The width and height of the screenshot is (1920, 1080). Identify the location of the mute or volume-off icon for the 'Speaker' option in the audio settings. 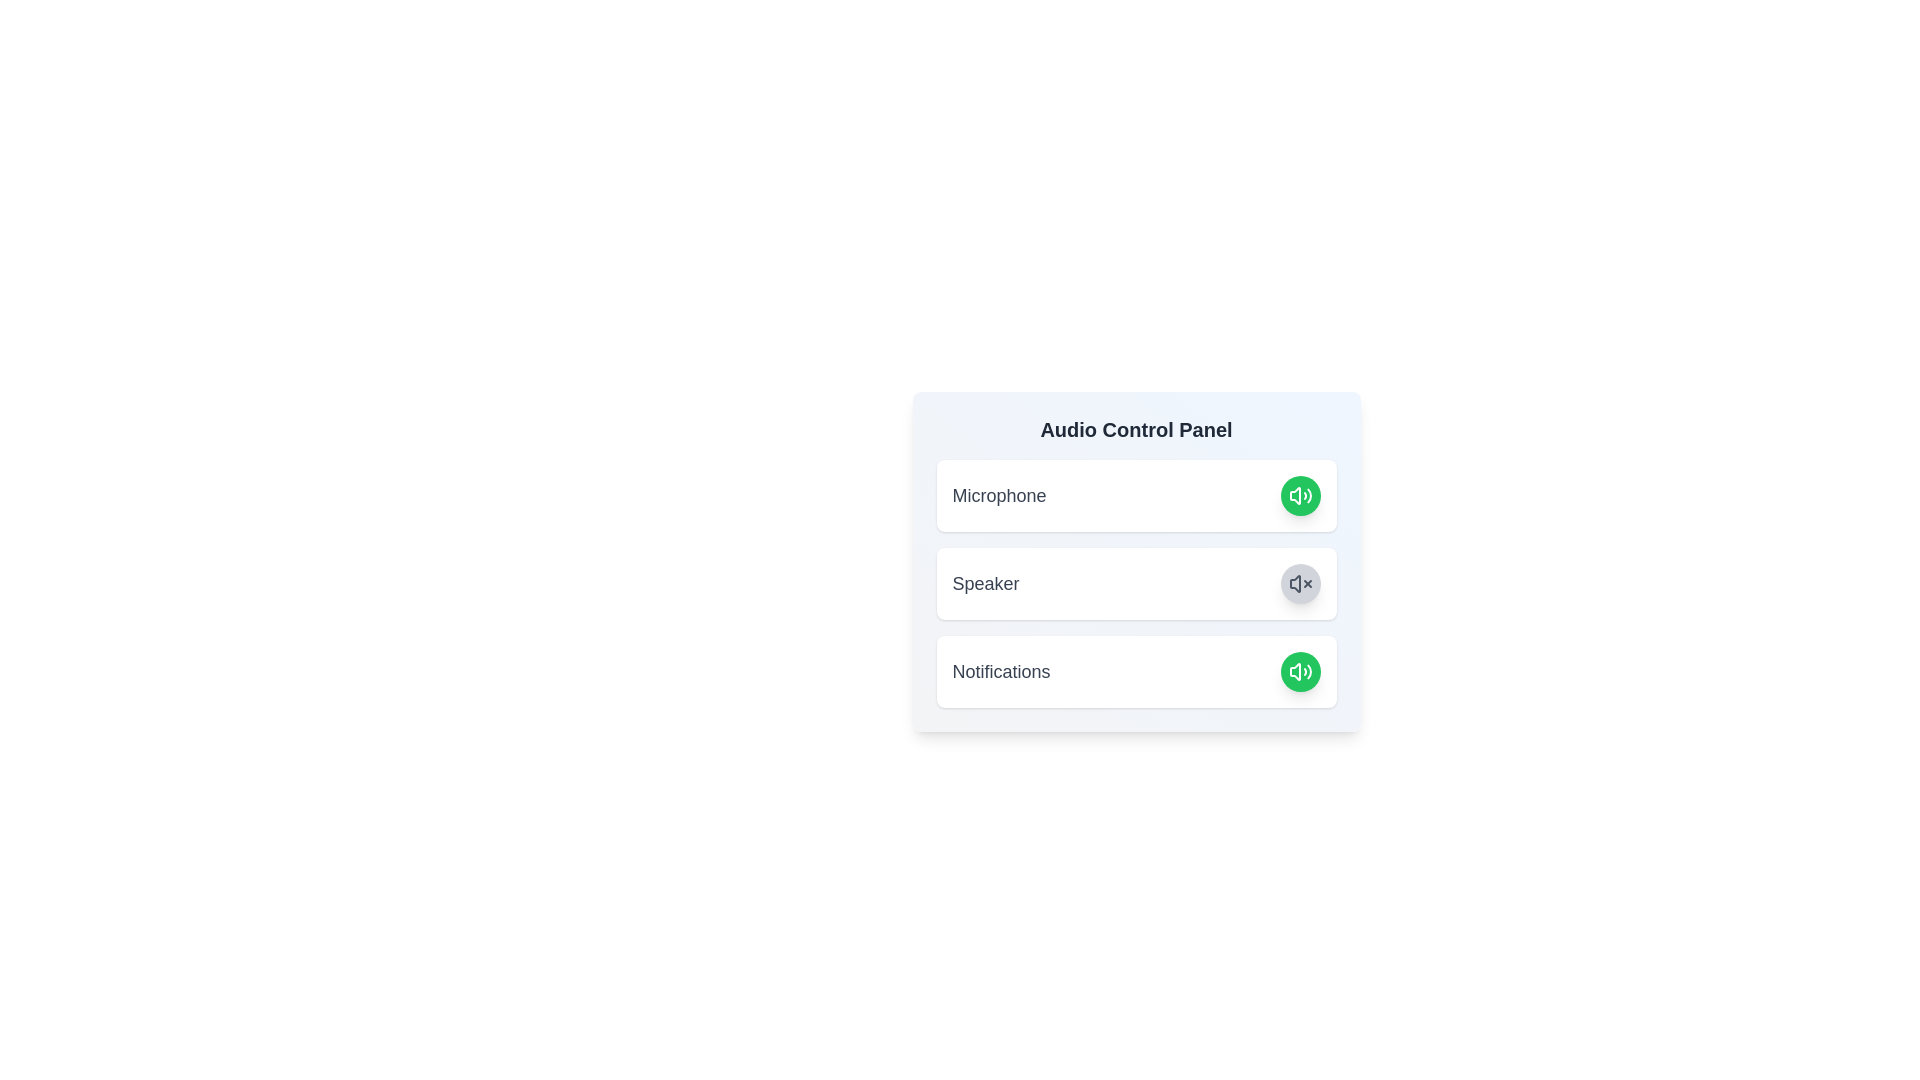
(1295, 583).